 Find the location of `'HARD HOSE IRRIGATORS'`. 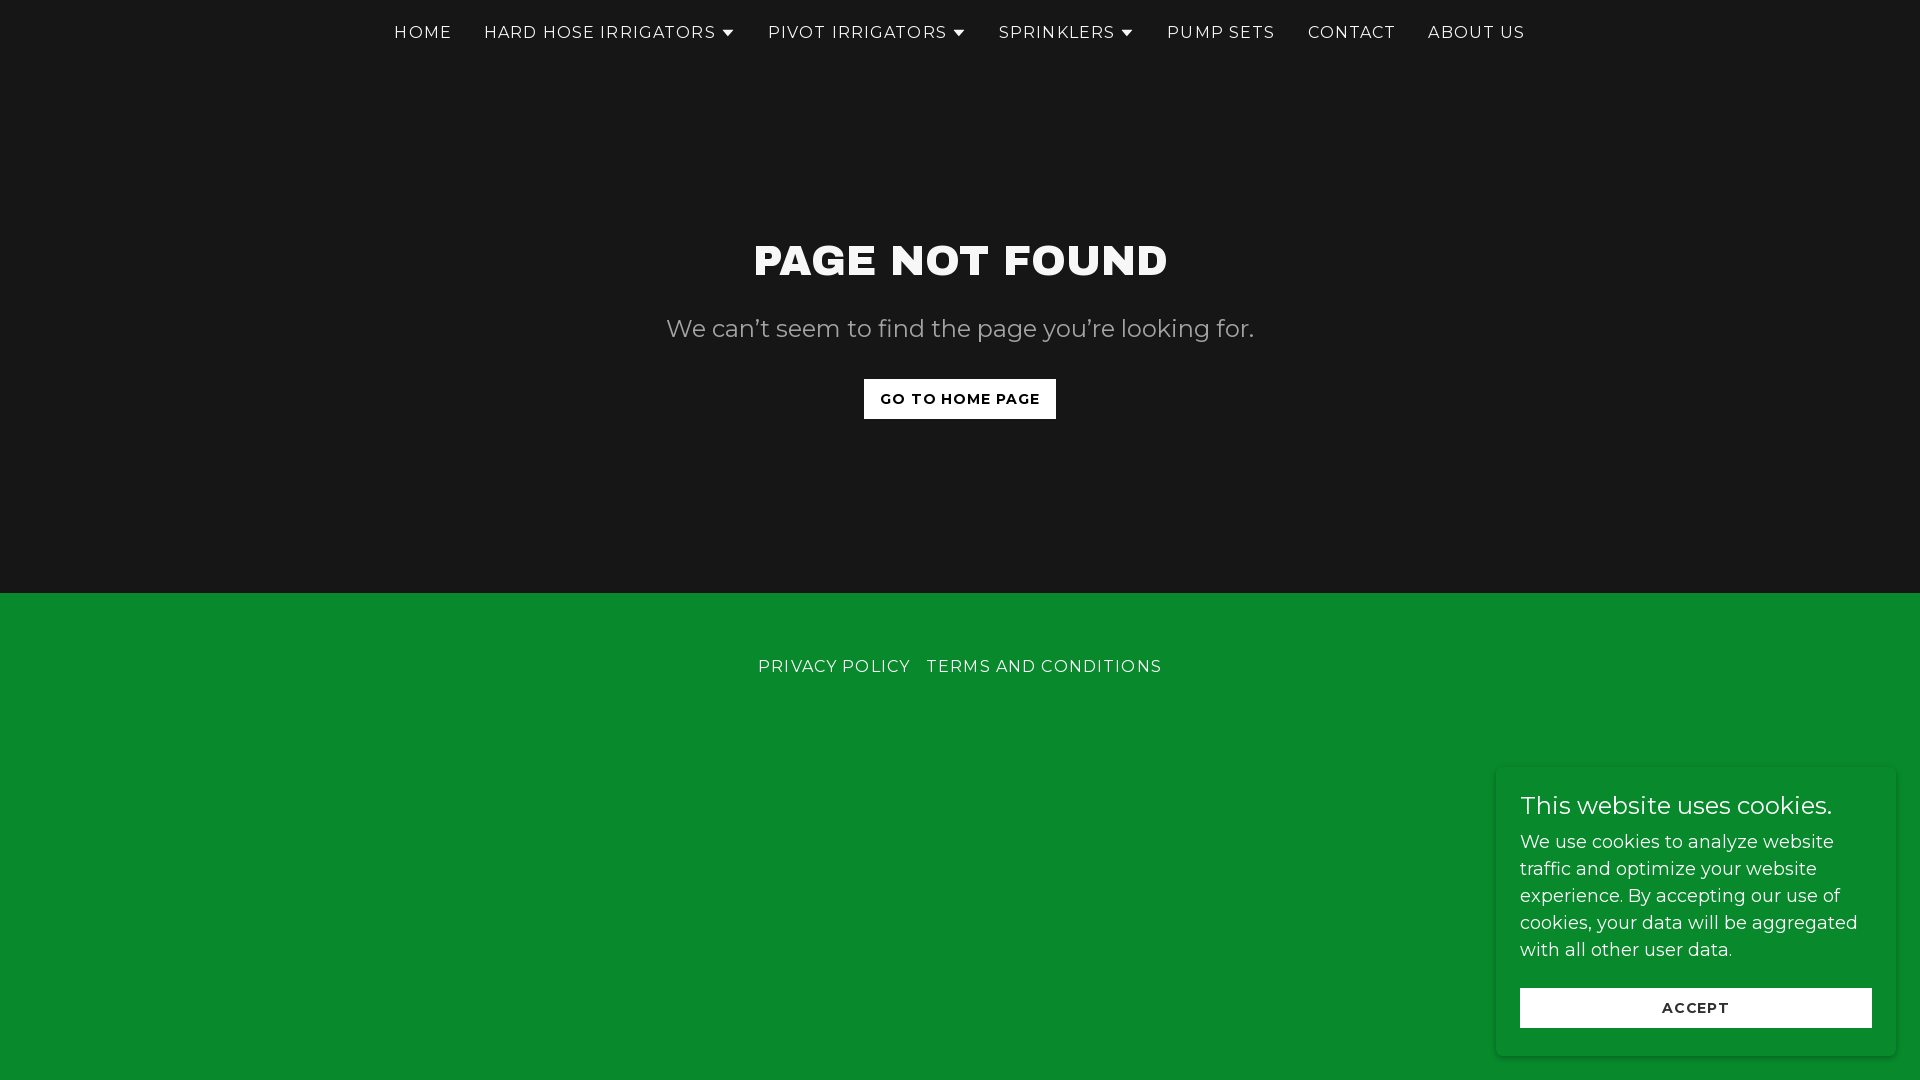

'HARD HOSE IRRIGATORS' is located at coordinates (608, 33).